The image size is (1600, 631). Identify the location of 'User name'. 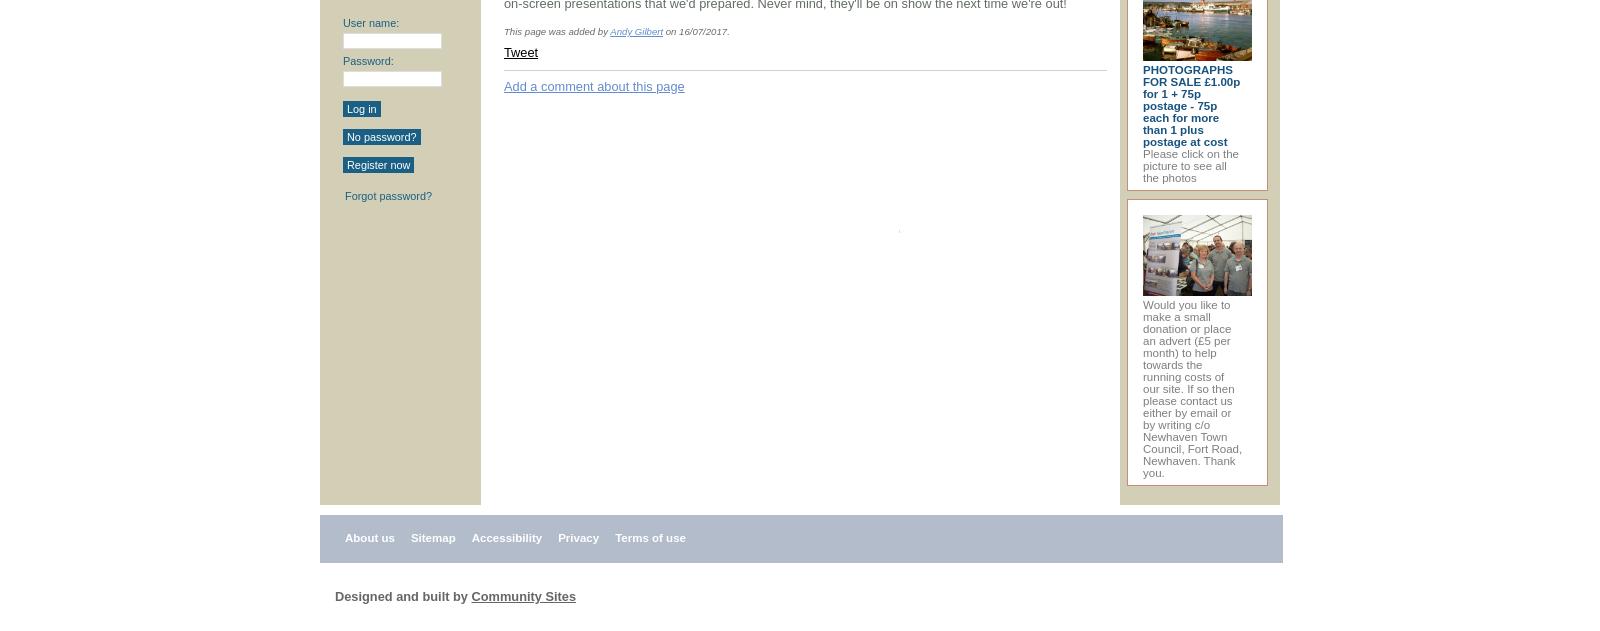
(369, 23).